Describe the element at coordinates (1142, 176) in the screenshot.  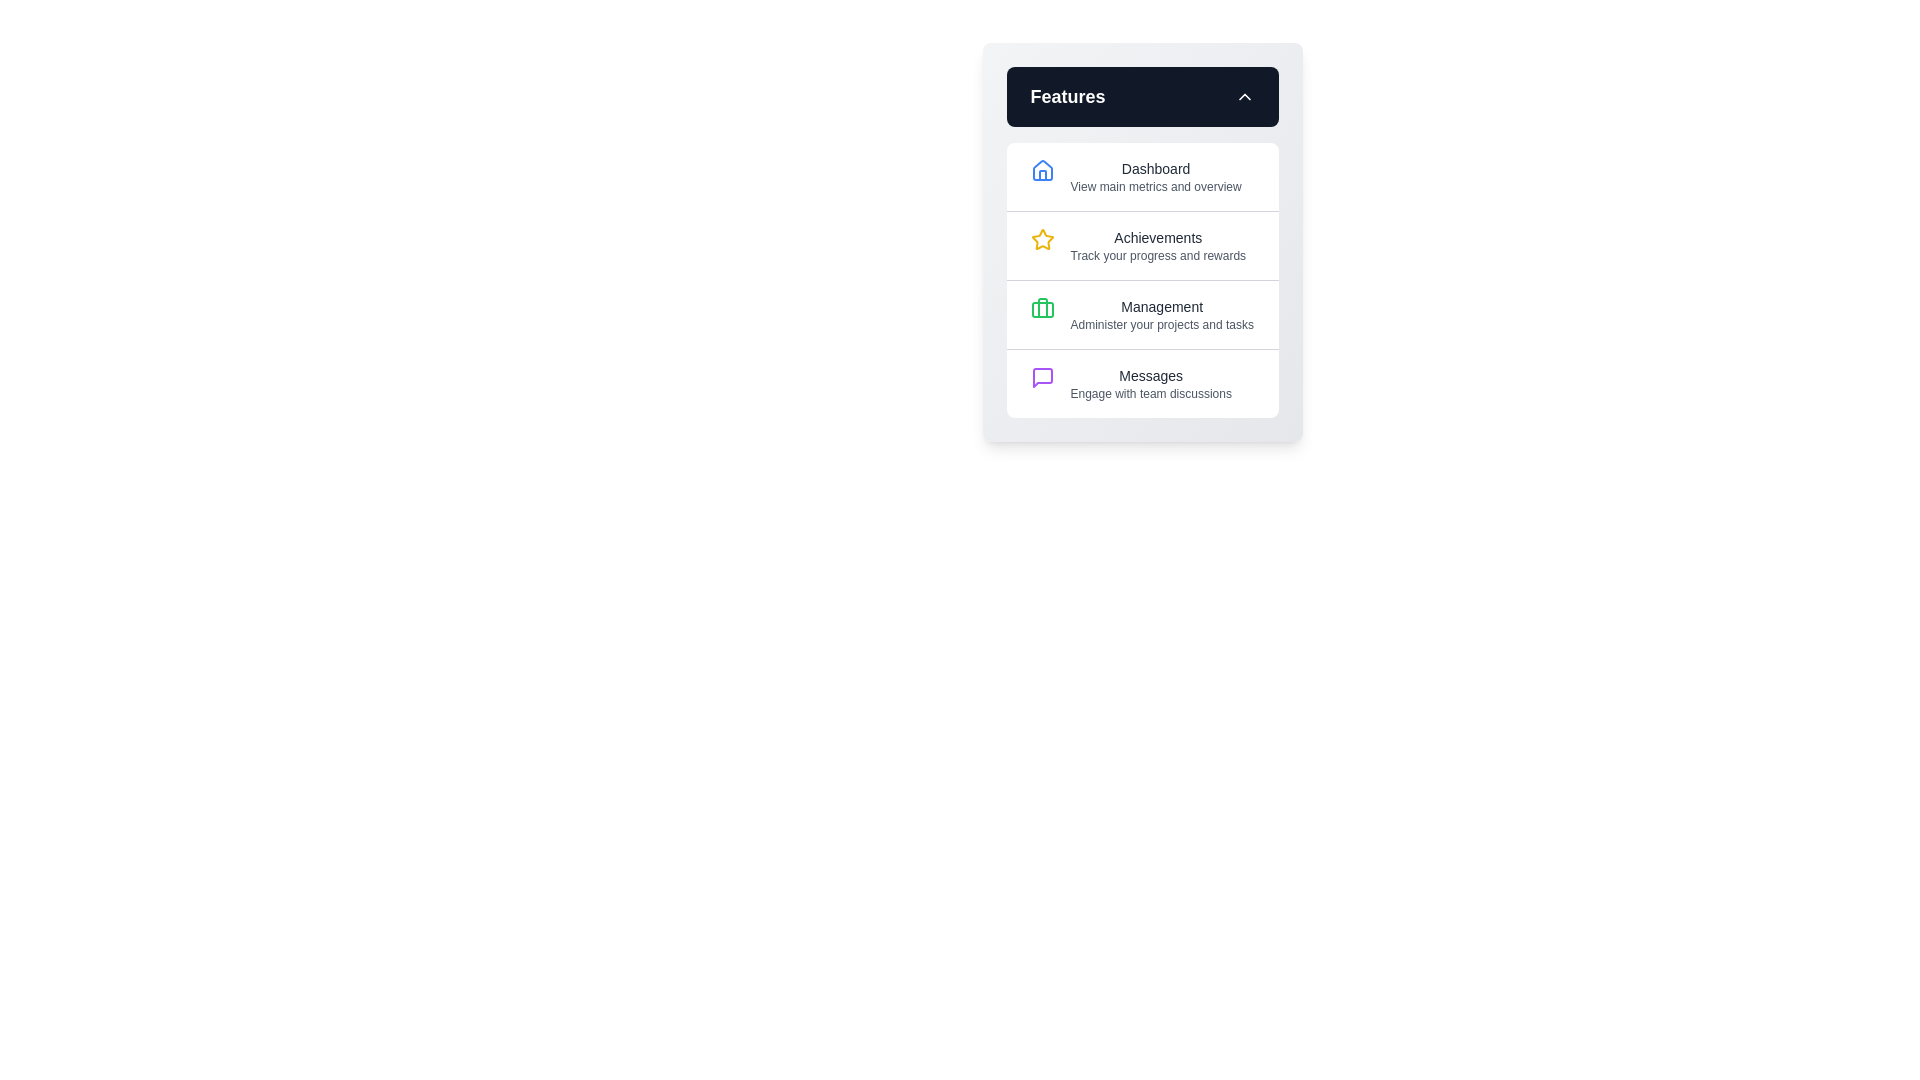
I see `the 'Dashboard' list item in the navigation menu, which features a blue house icon and bold text` at that location.